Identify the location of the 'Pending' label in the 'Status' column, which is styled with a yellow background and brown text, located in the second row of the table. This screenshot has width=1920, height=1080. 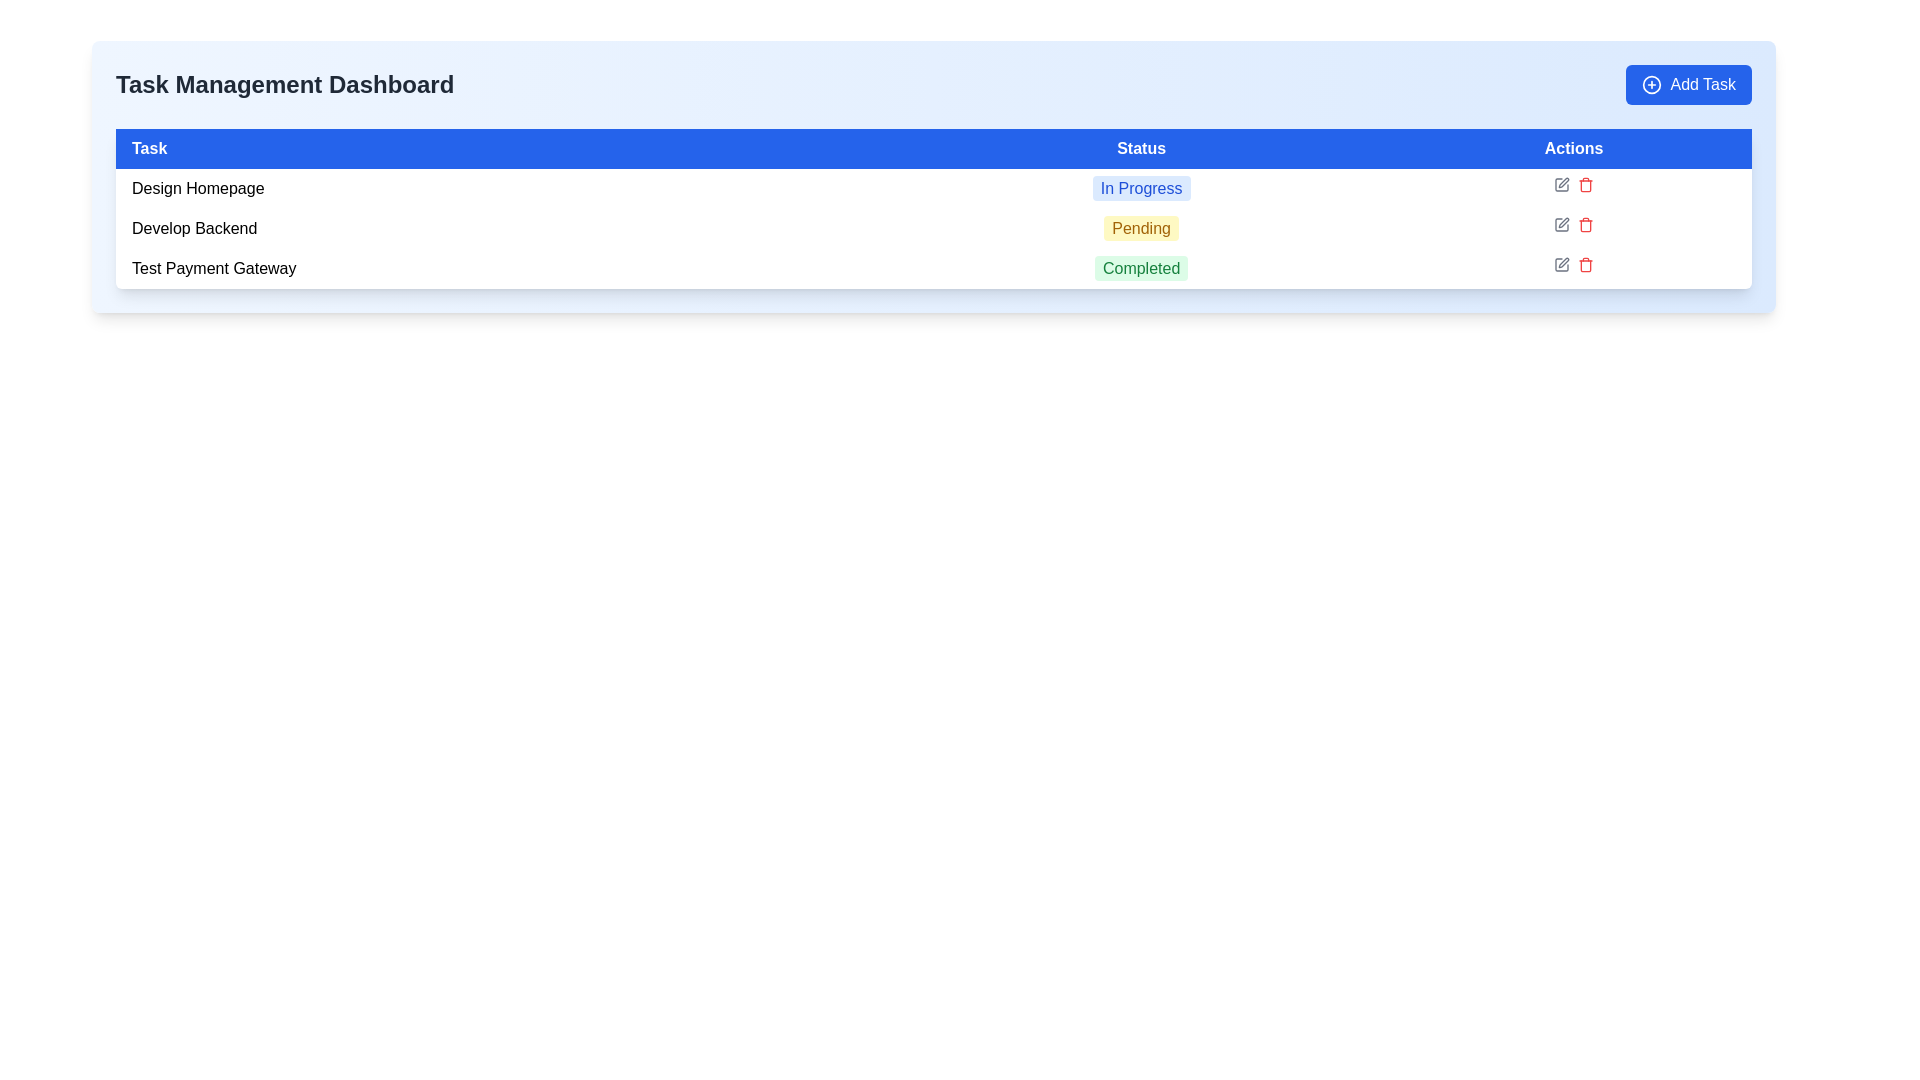
(1141, 227).